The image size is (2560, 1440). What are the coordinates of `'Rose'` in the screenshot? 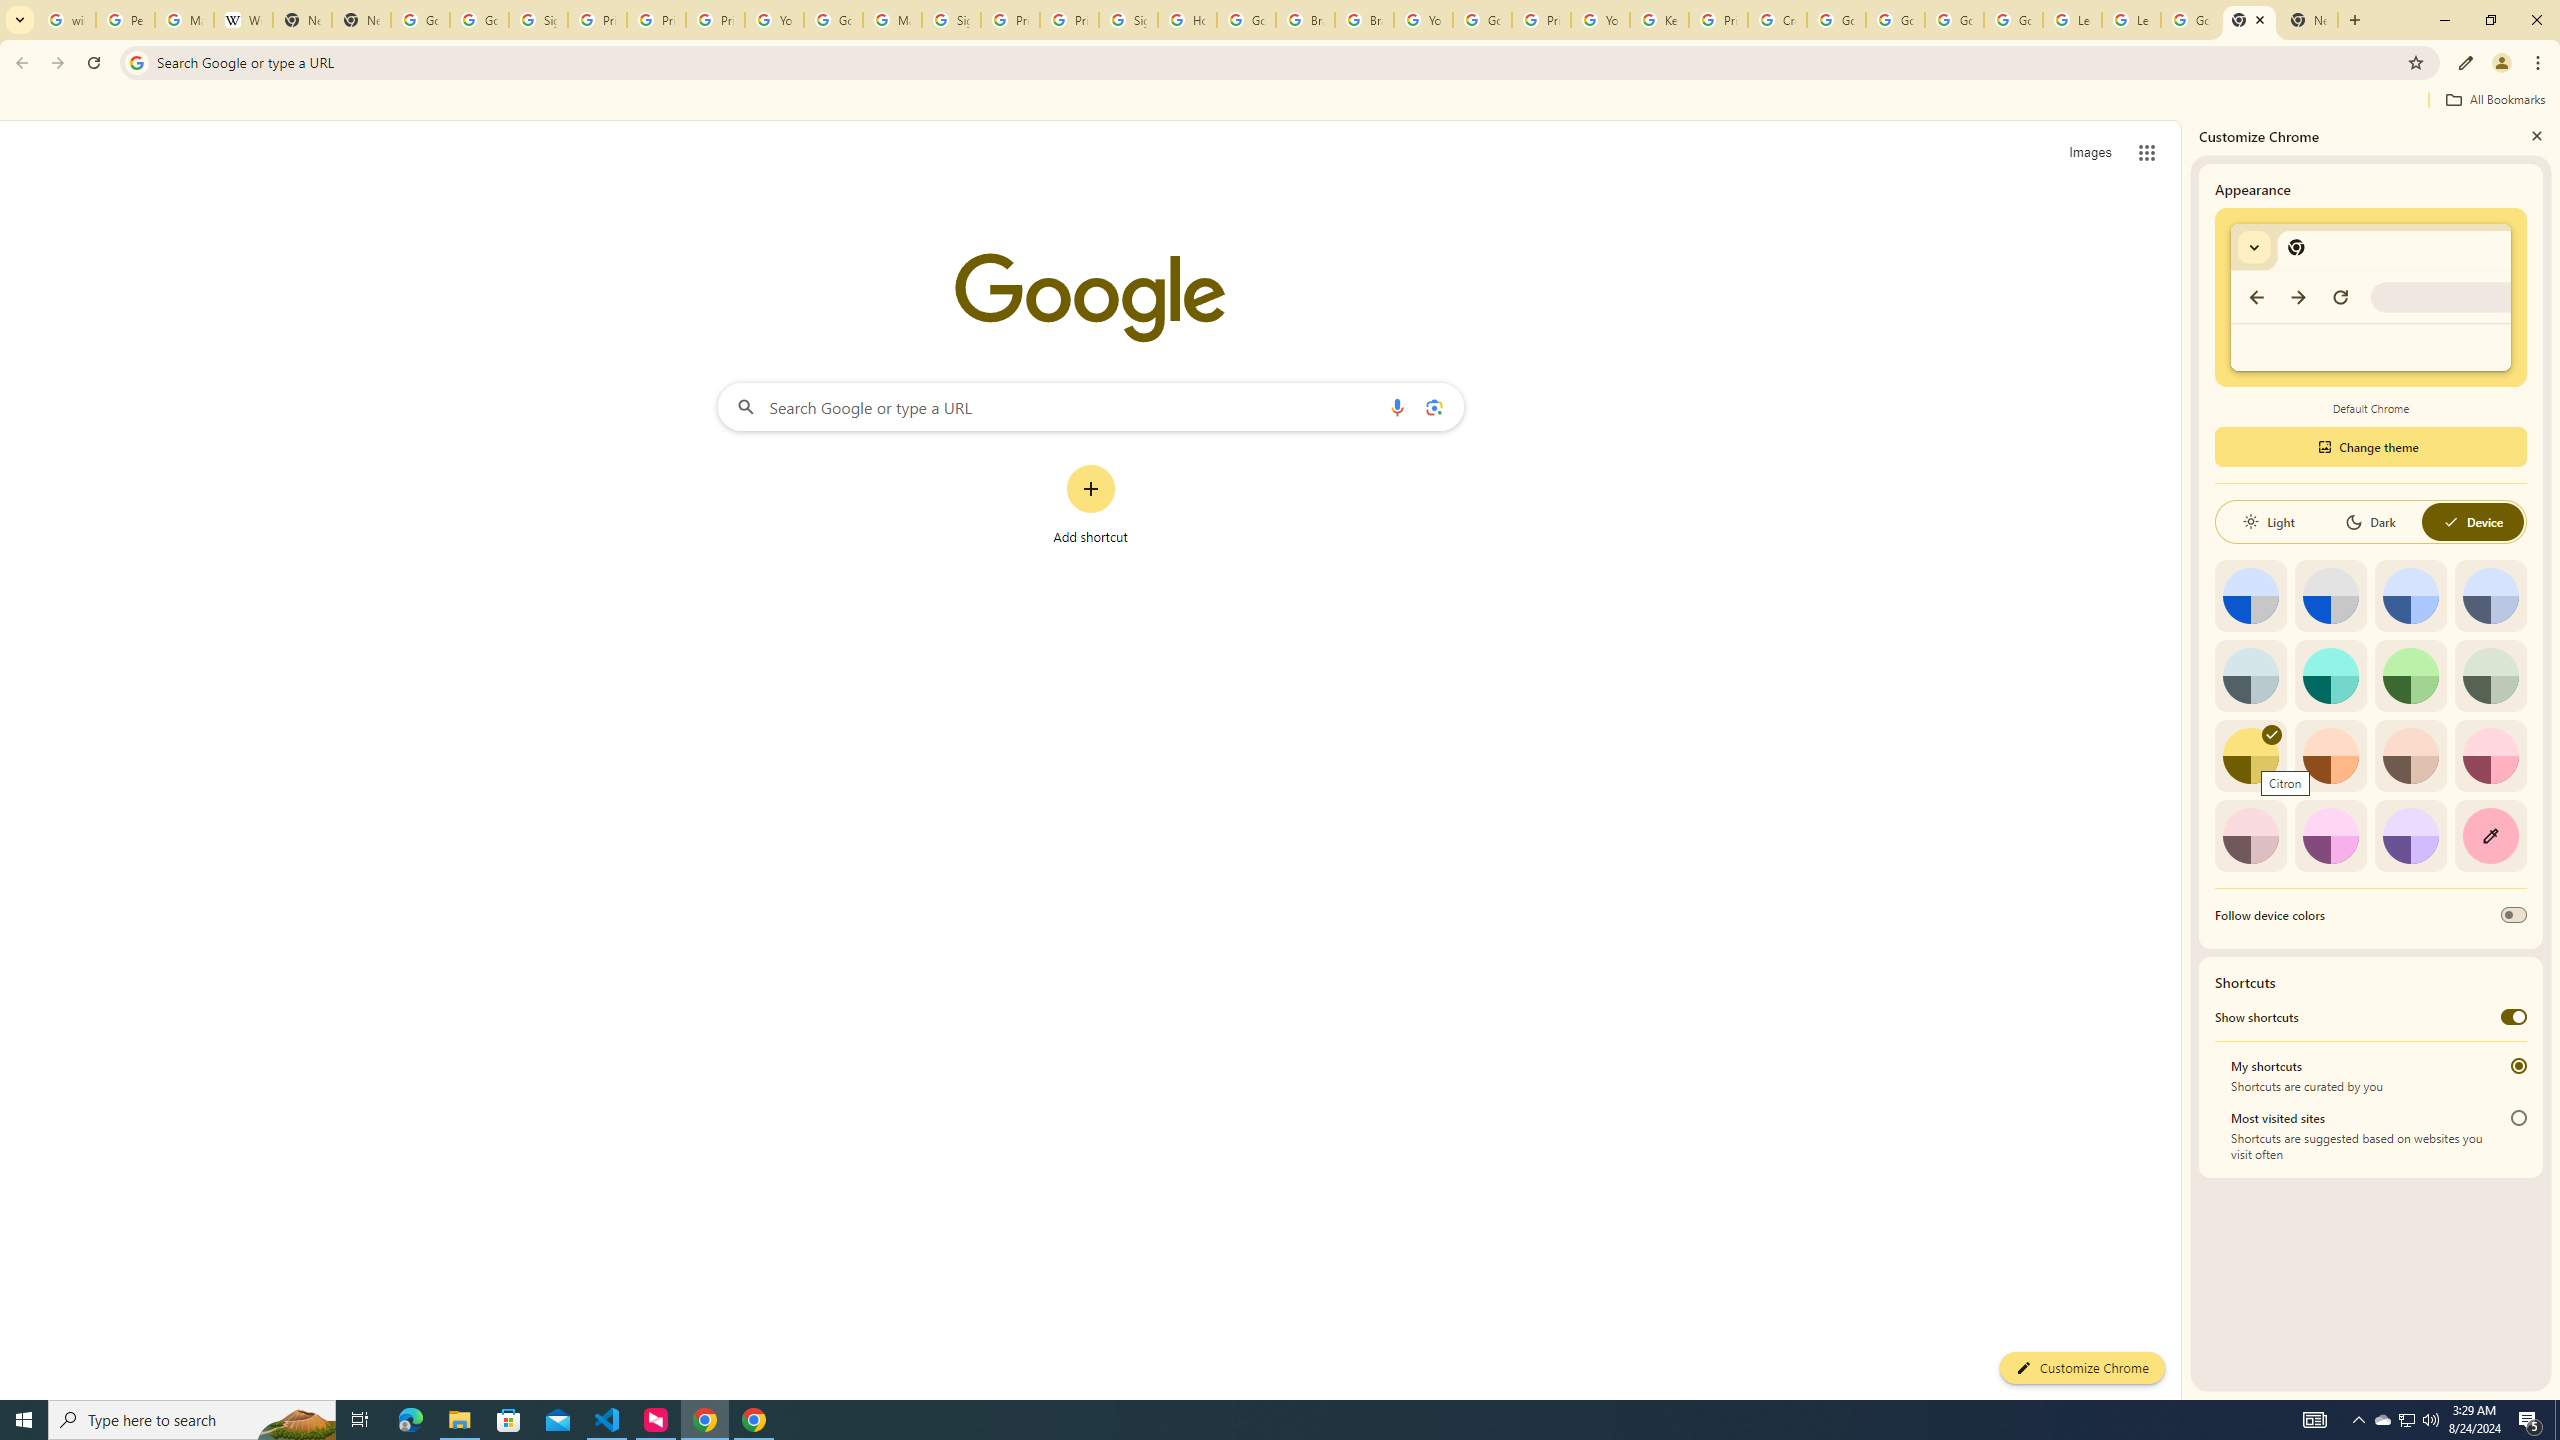 It's located at (2490, 755).